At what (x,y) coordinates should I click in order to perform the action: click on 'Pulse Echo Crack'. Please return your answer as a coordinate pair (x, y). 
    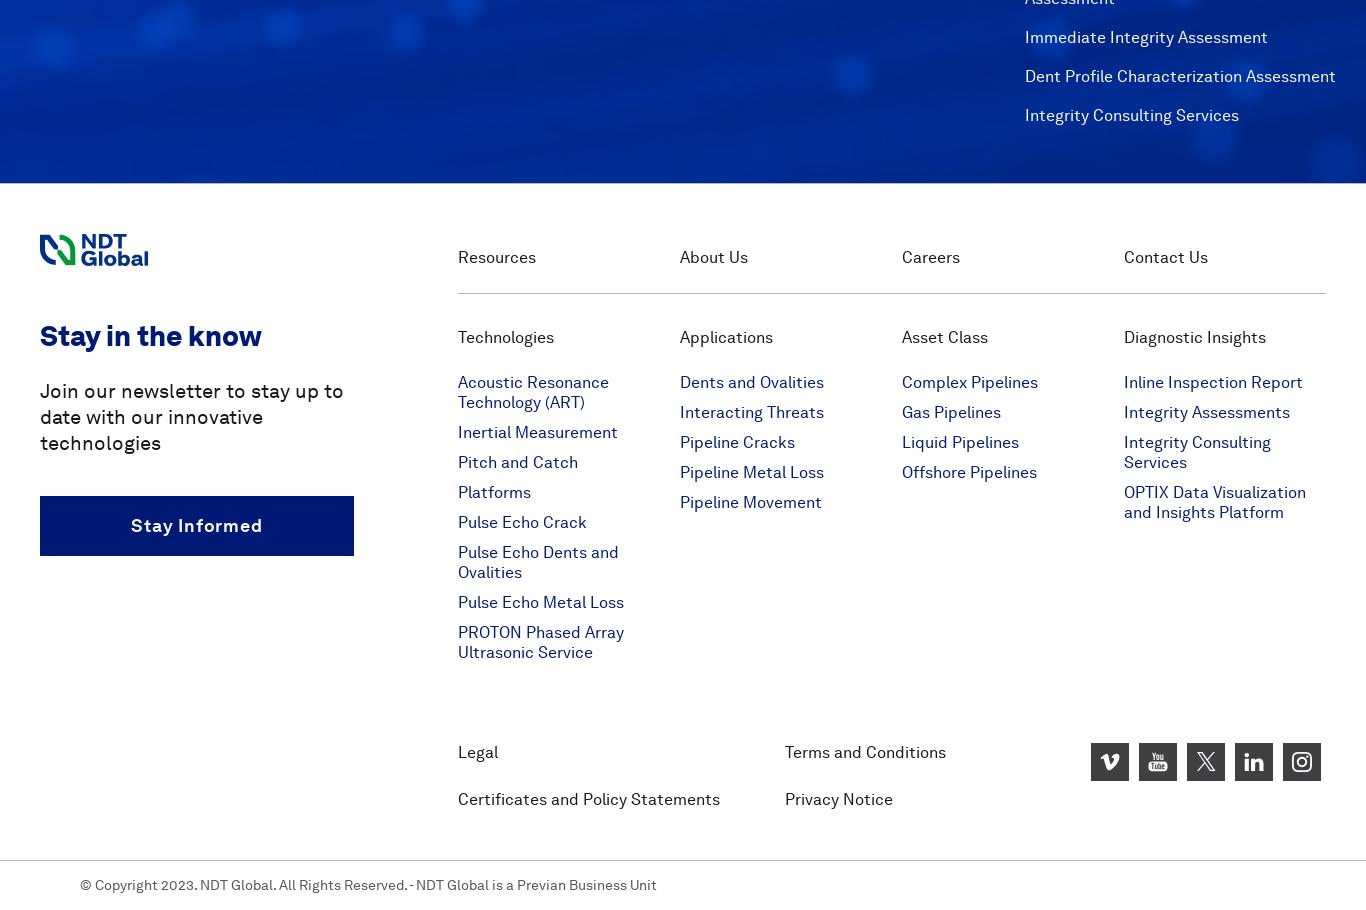
    Looking at the image, I should click on (522, 520).